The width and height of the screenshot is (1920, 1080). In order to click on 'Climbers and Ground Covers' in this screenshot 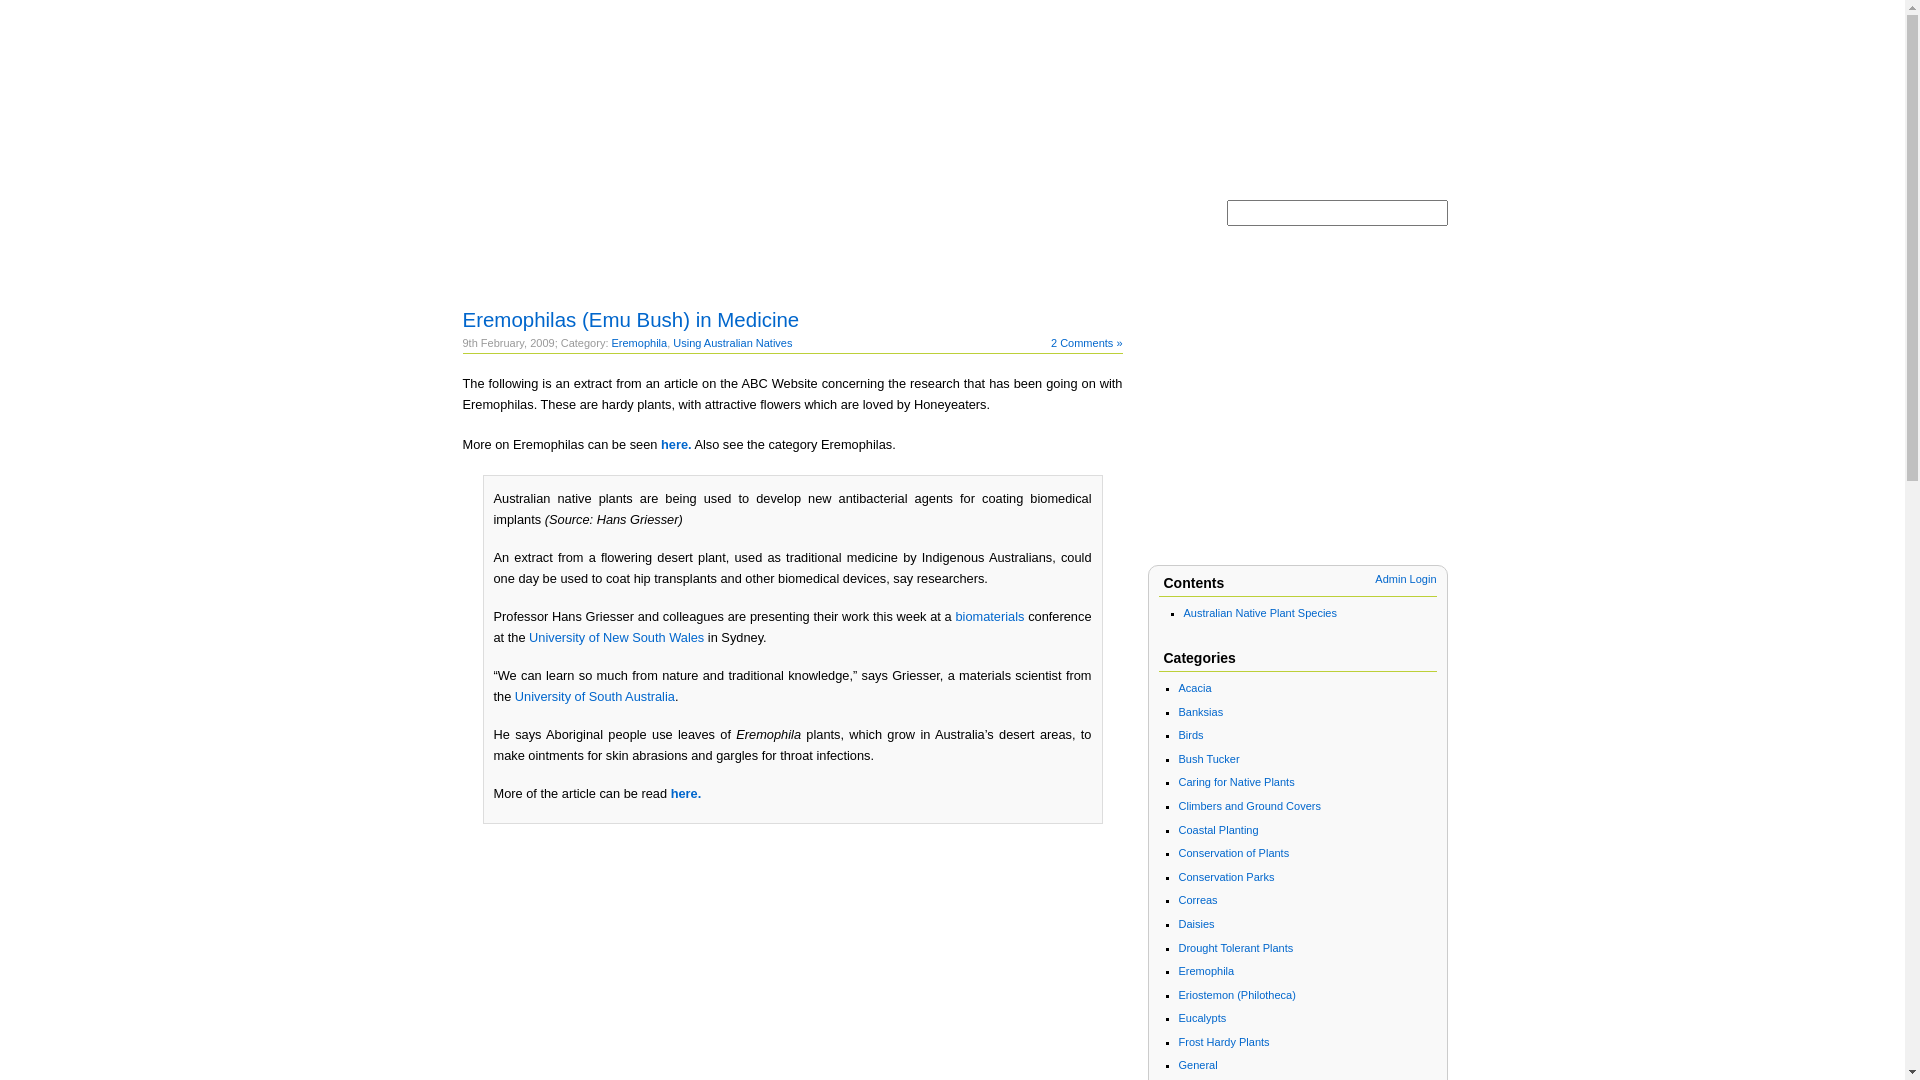, I will do `click(1247, 805)`.